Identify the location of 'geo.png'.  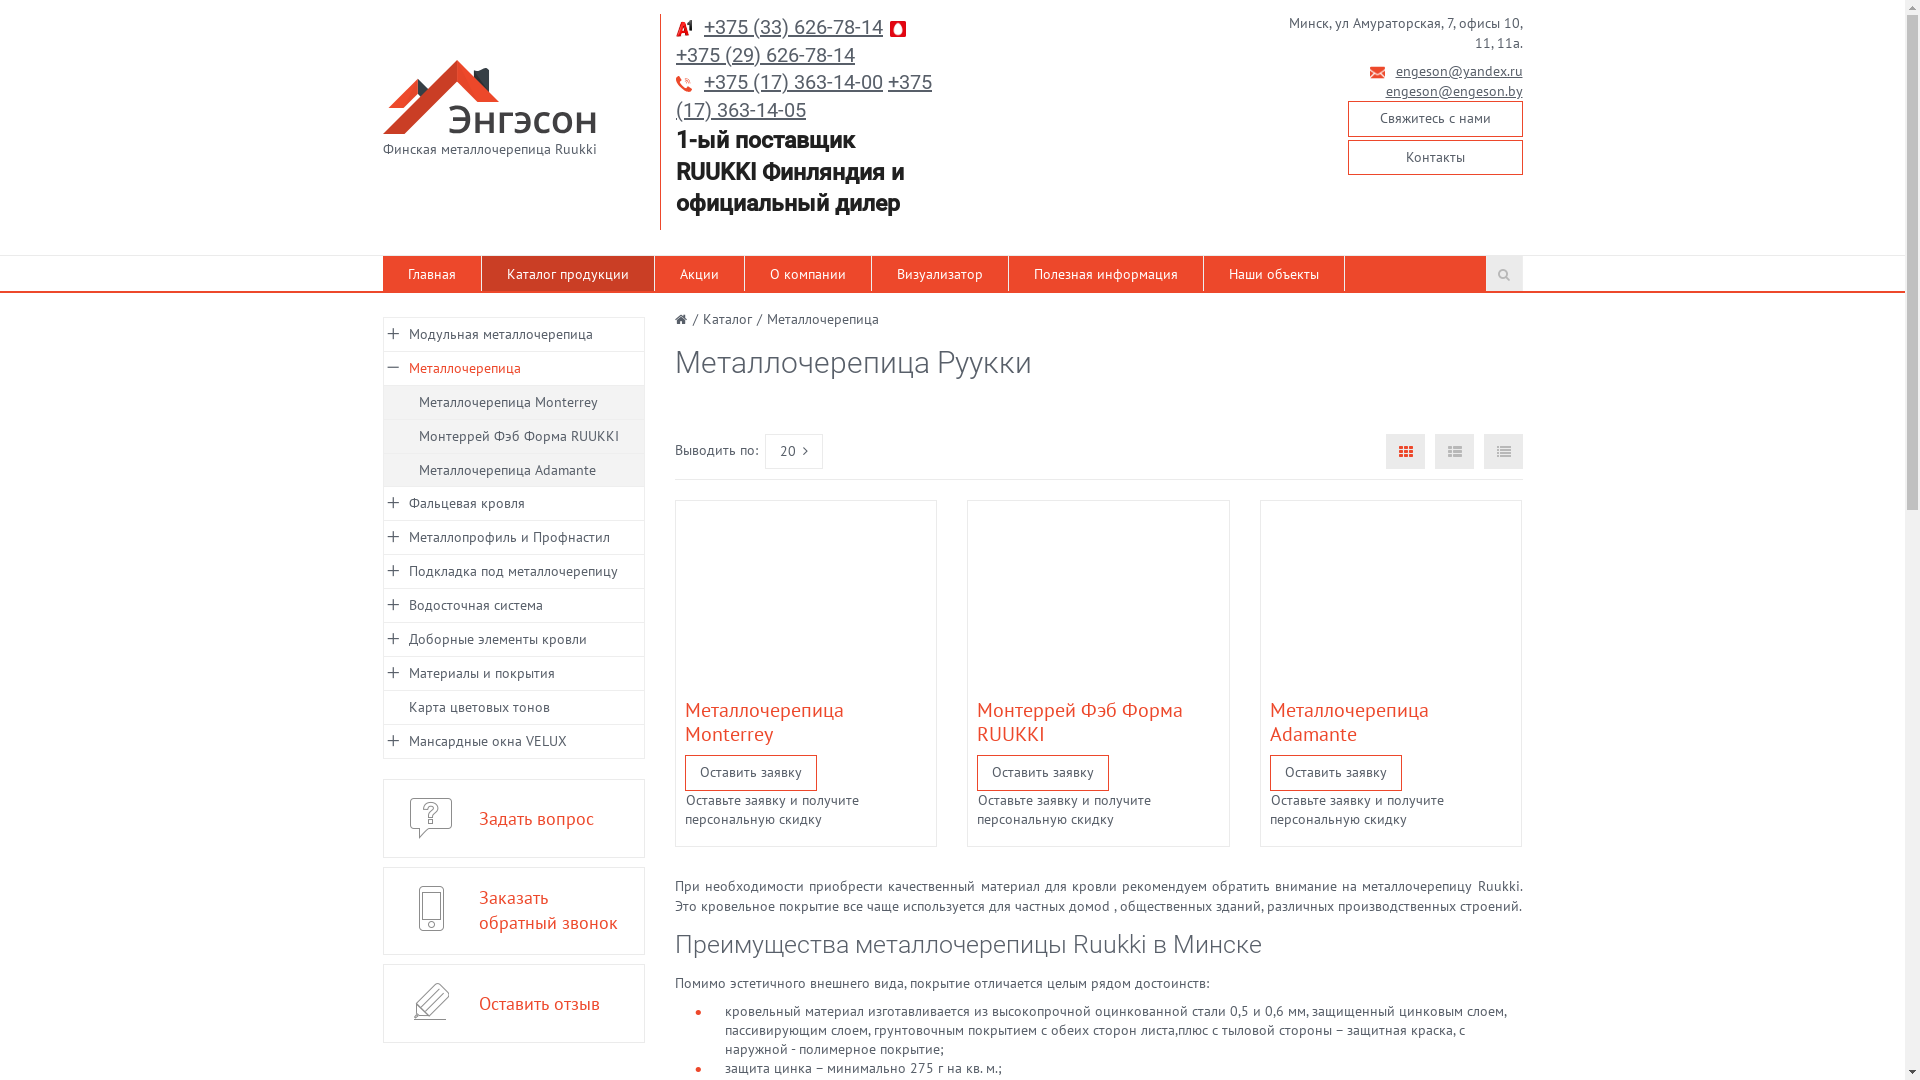
(1271, 24).